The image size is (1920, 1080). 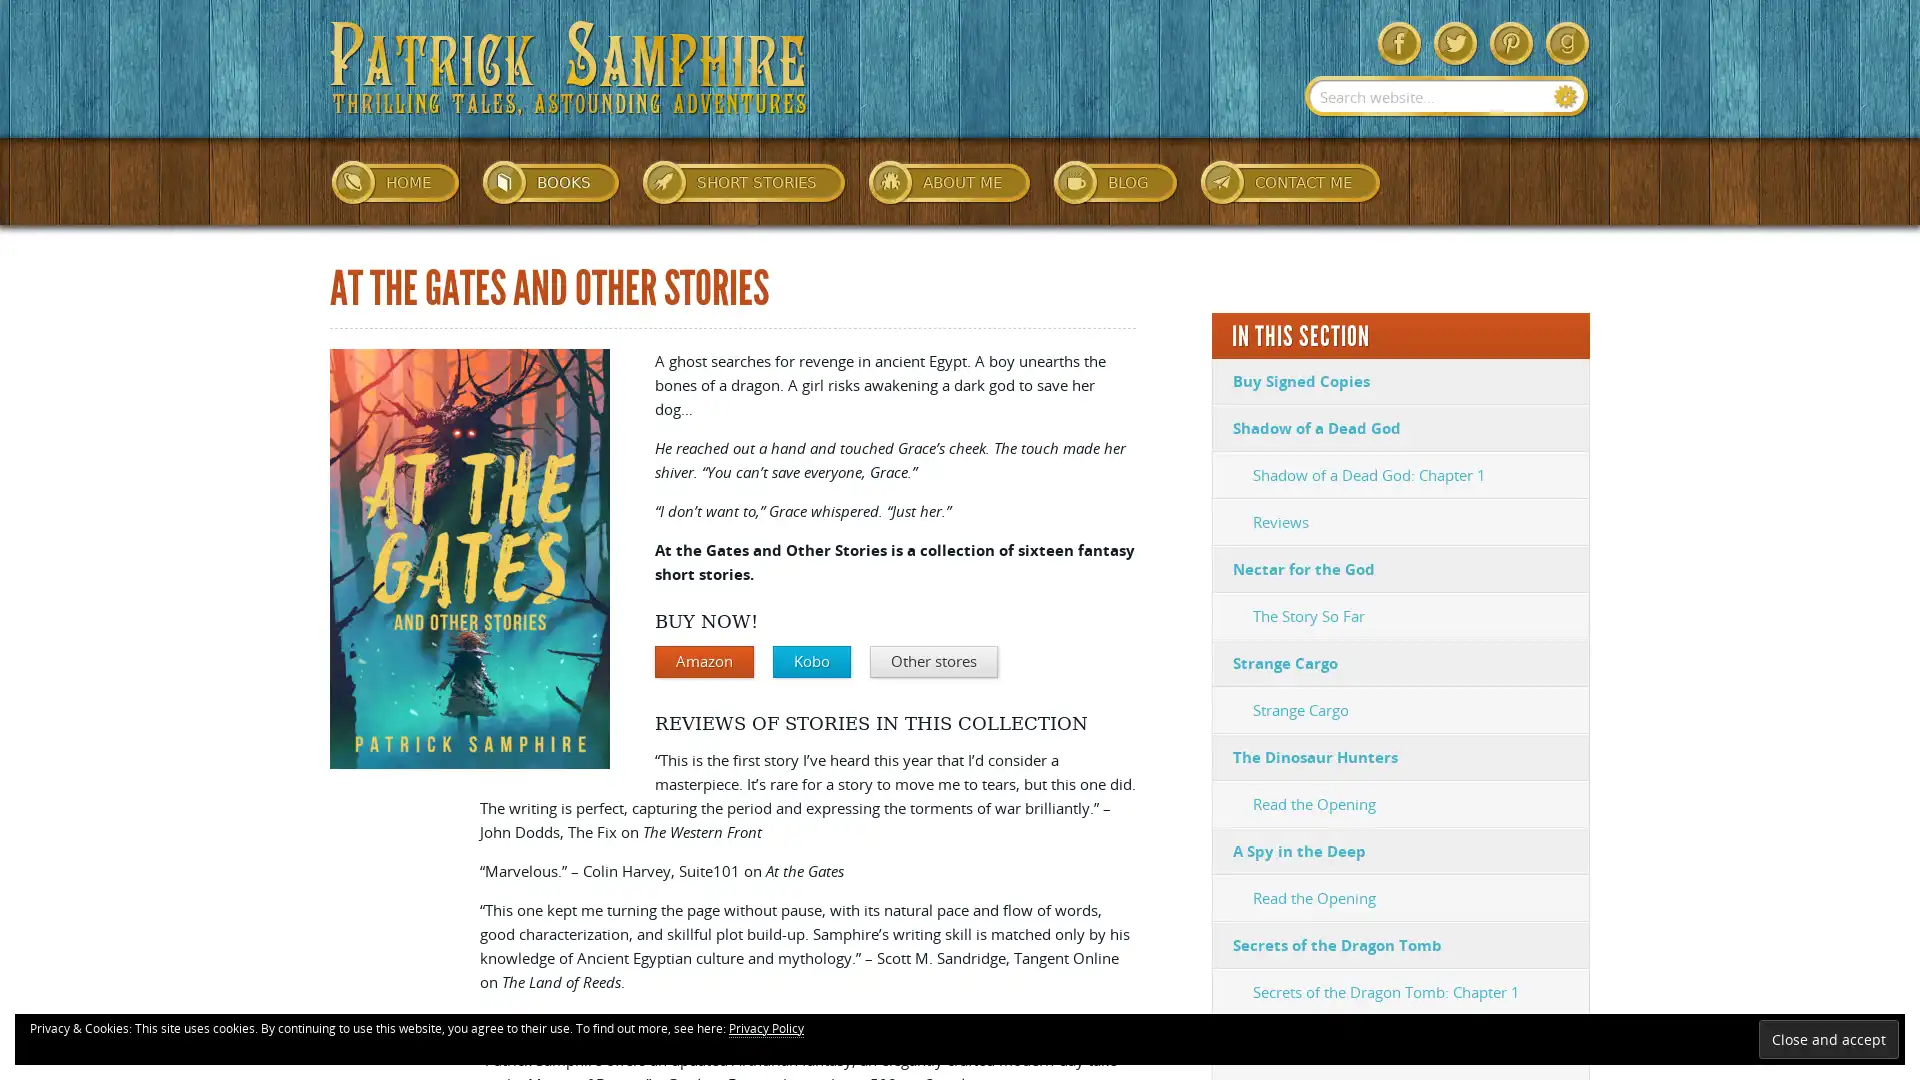 What do you see at coordinates (1565, 96) in the screenshot?
I see `Search` at bounding box center [1565, 96].